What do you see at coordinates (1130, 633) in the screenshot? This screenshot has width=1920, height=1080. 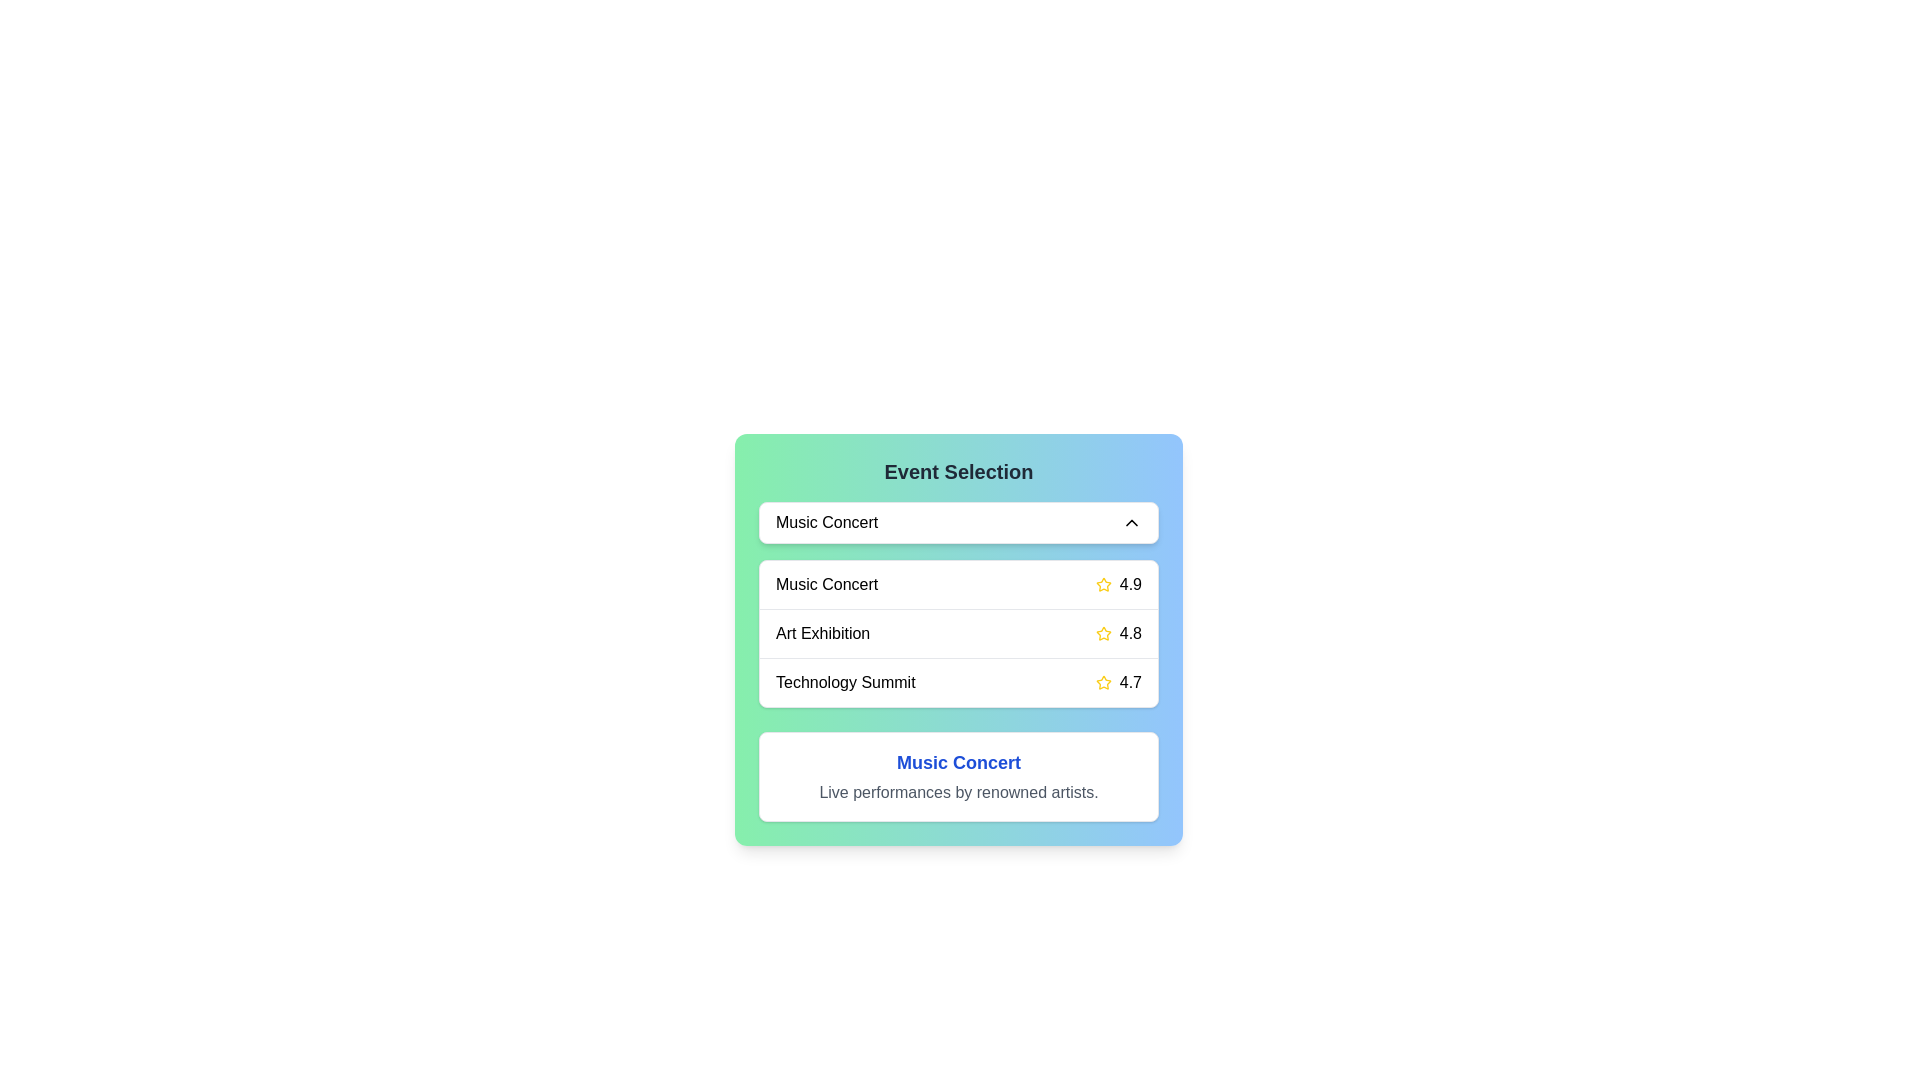 I see `the static text displaying '4.8' that represents the rating for the 'Art Exhibition' entry, located to the right of the star icon` at bounding box center [1130, 633].